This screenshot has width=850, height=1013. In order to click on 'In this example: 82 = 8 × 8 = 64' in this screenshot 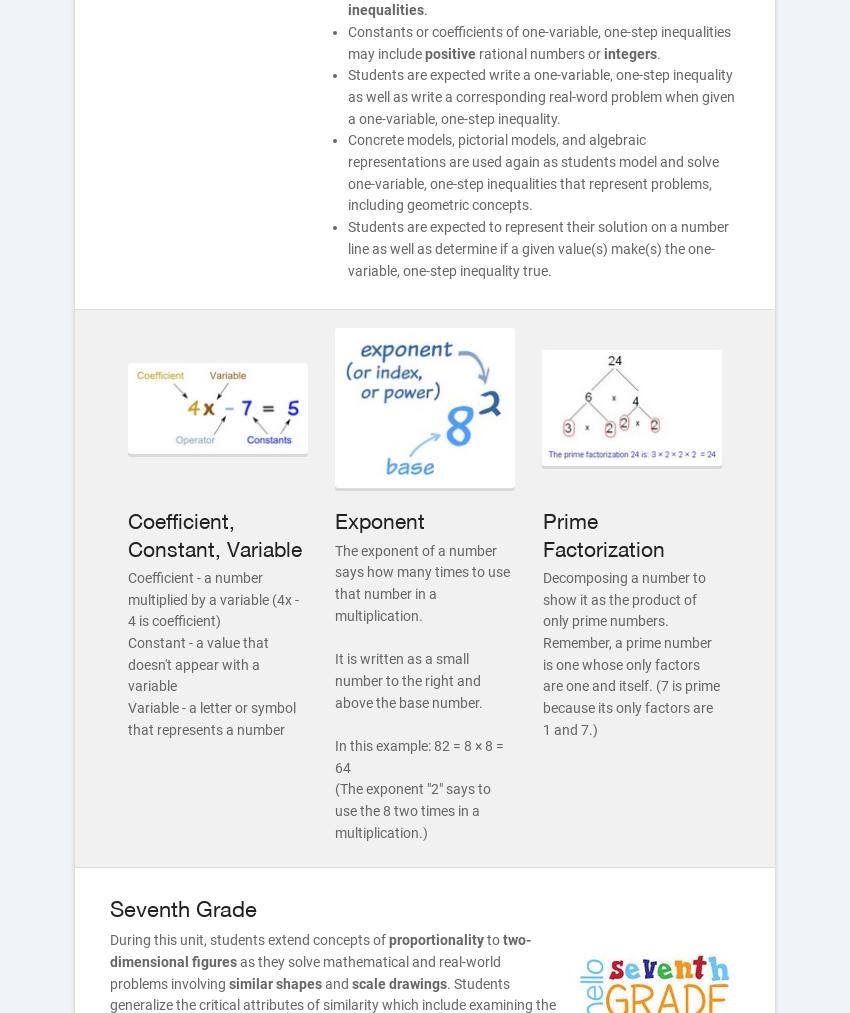, I will do `click(419, 756)`.